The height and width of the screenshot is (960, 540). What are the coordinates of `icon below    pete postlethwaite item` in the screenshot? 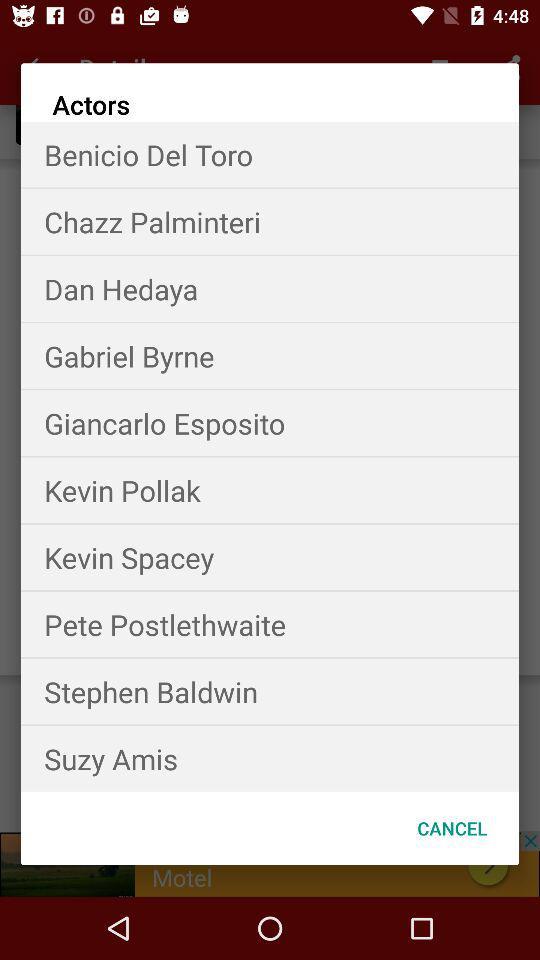 It's located at (270, 691).